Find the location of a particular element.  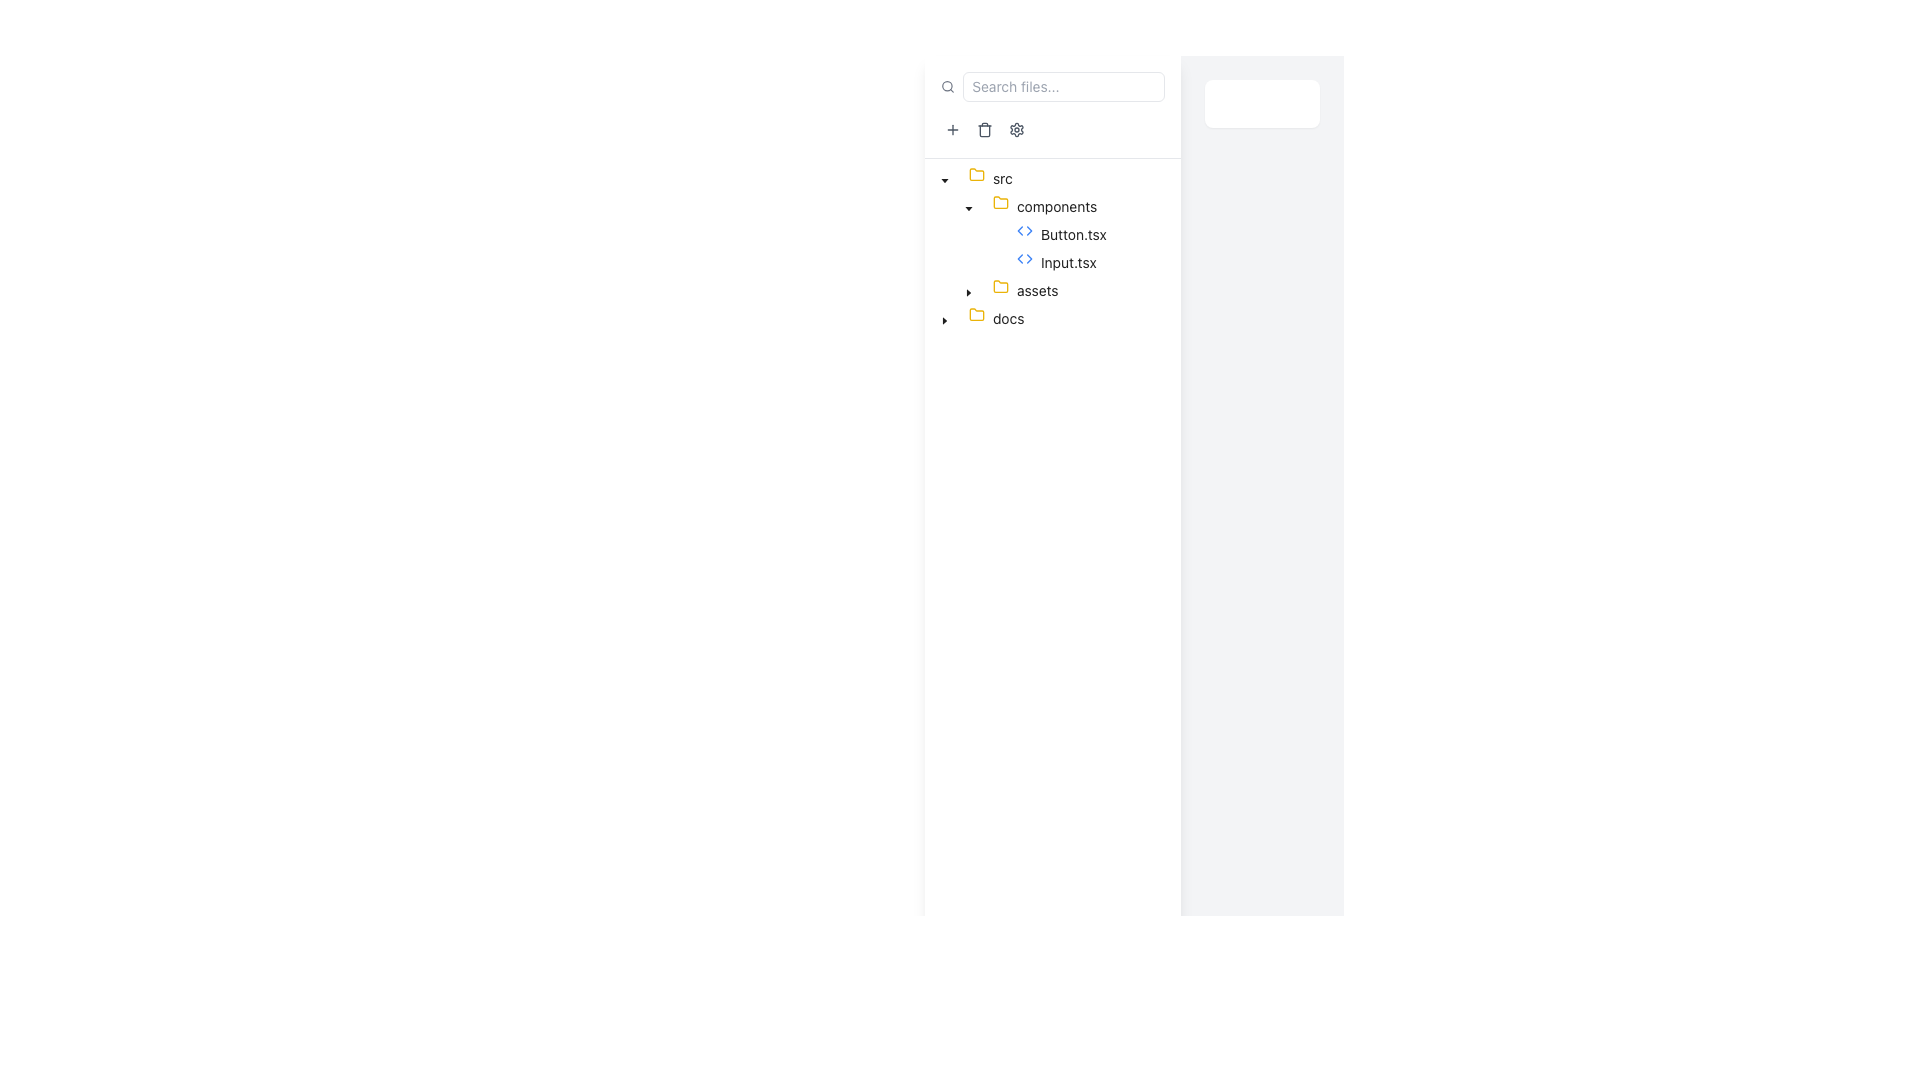

the gray gear icon button representing settings, which is the third button in a row of evenly spaced buttons is located at coordinates (1017, 130).